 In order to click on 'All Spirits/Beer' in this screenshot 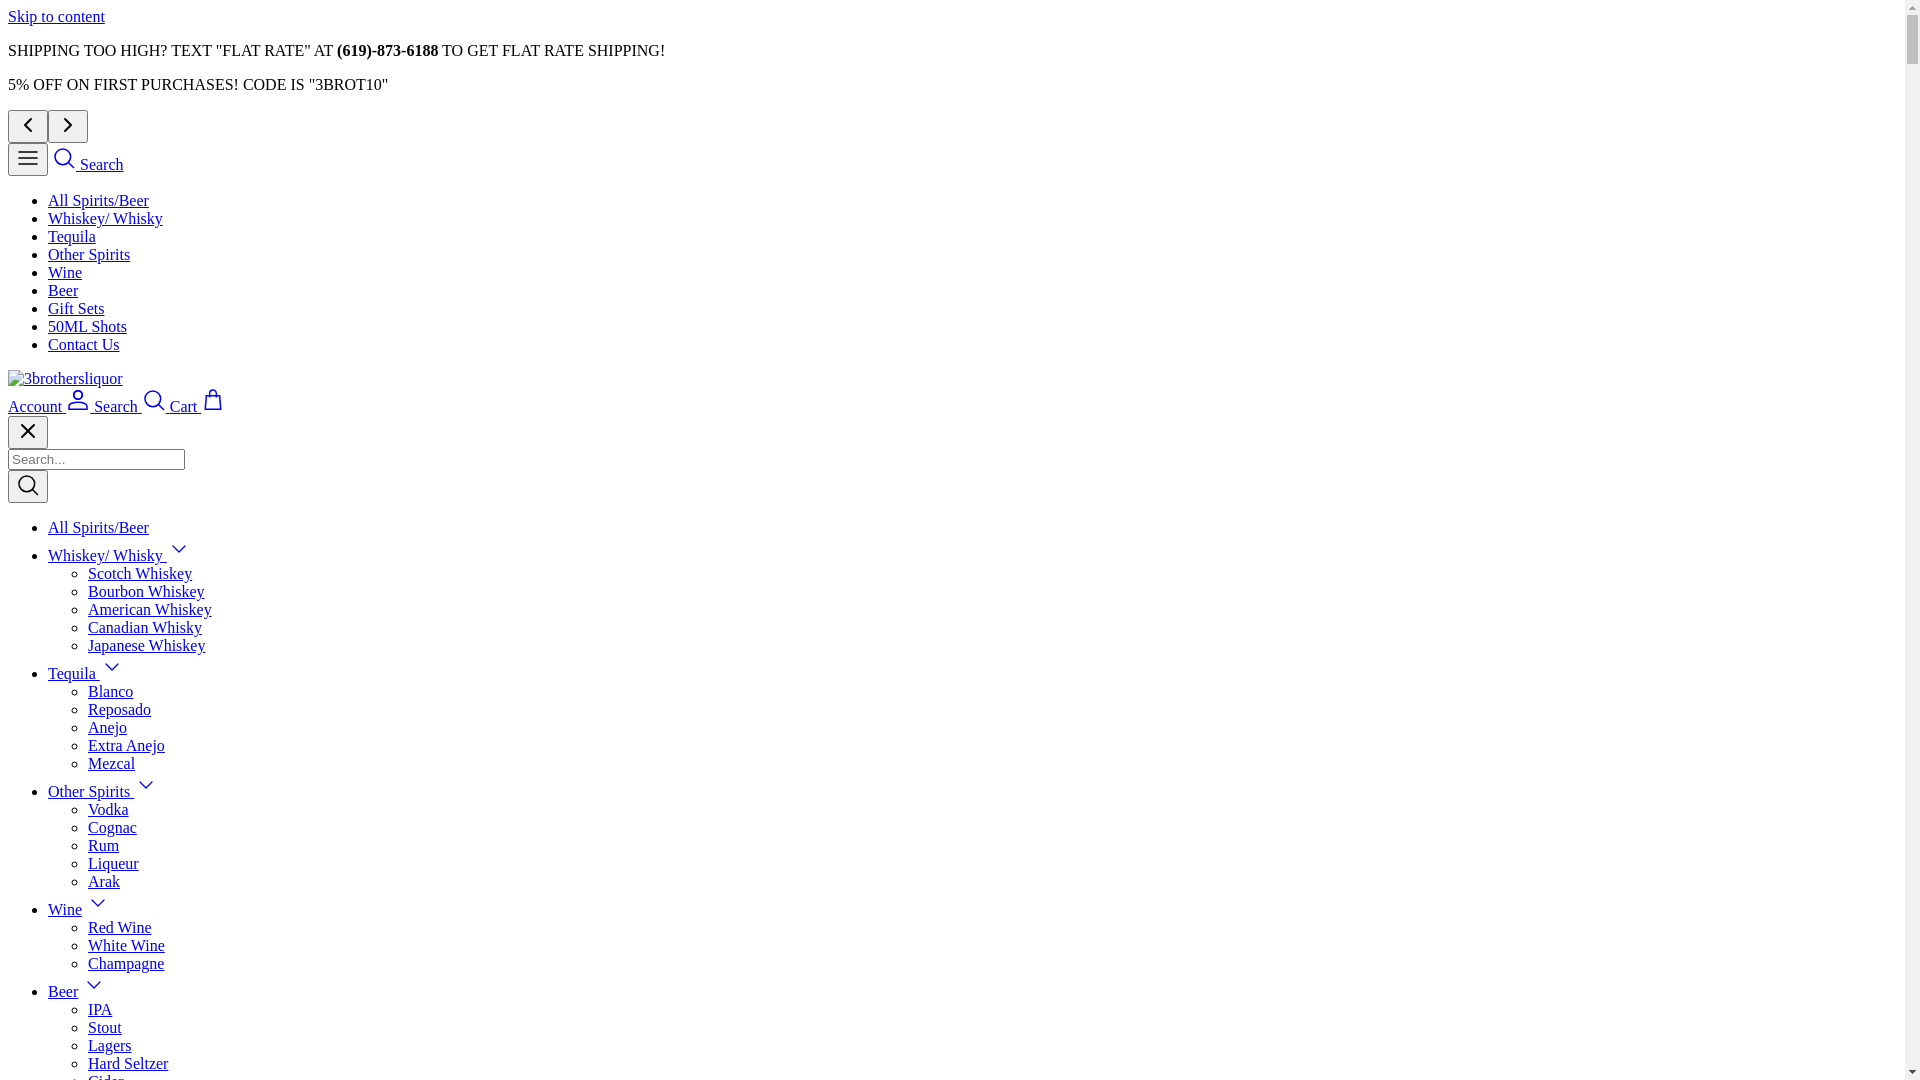, I will do `click(97, 200)`.